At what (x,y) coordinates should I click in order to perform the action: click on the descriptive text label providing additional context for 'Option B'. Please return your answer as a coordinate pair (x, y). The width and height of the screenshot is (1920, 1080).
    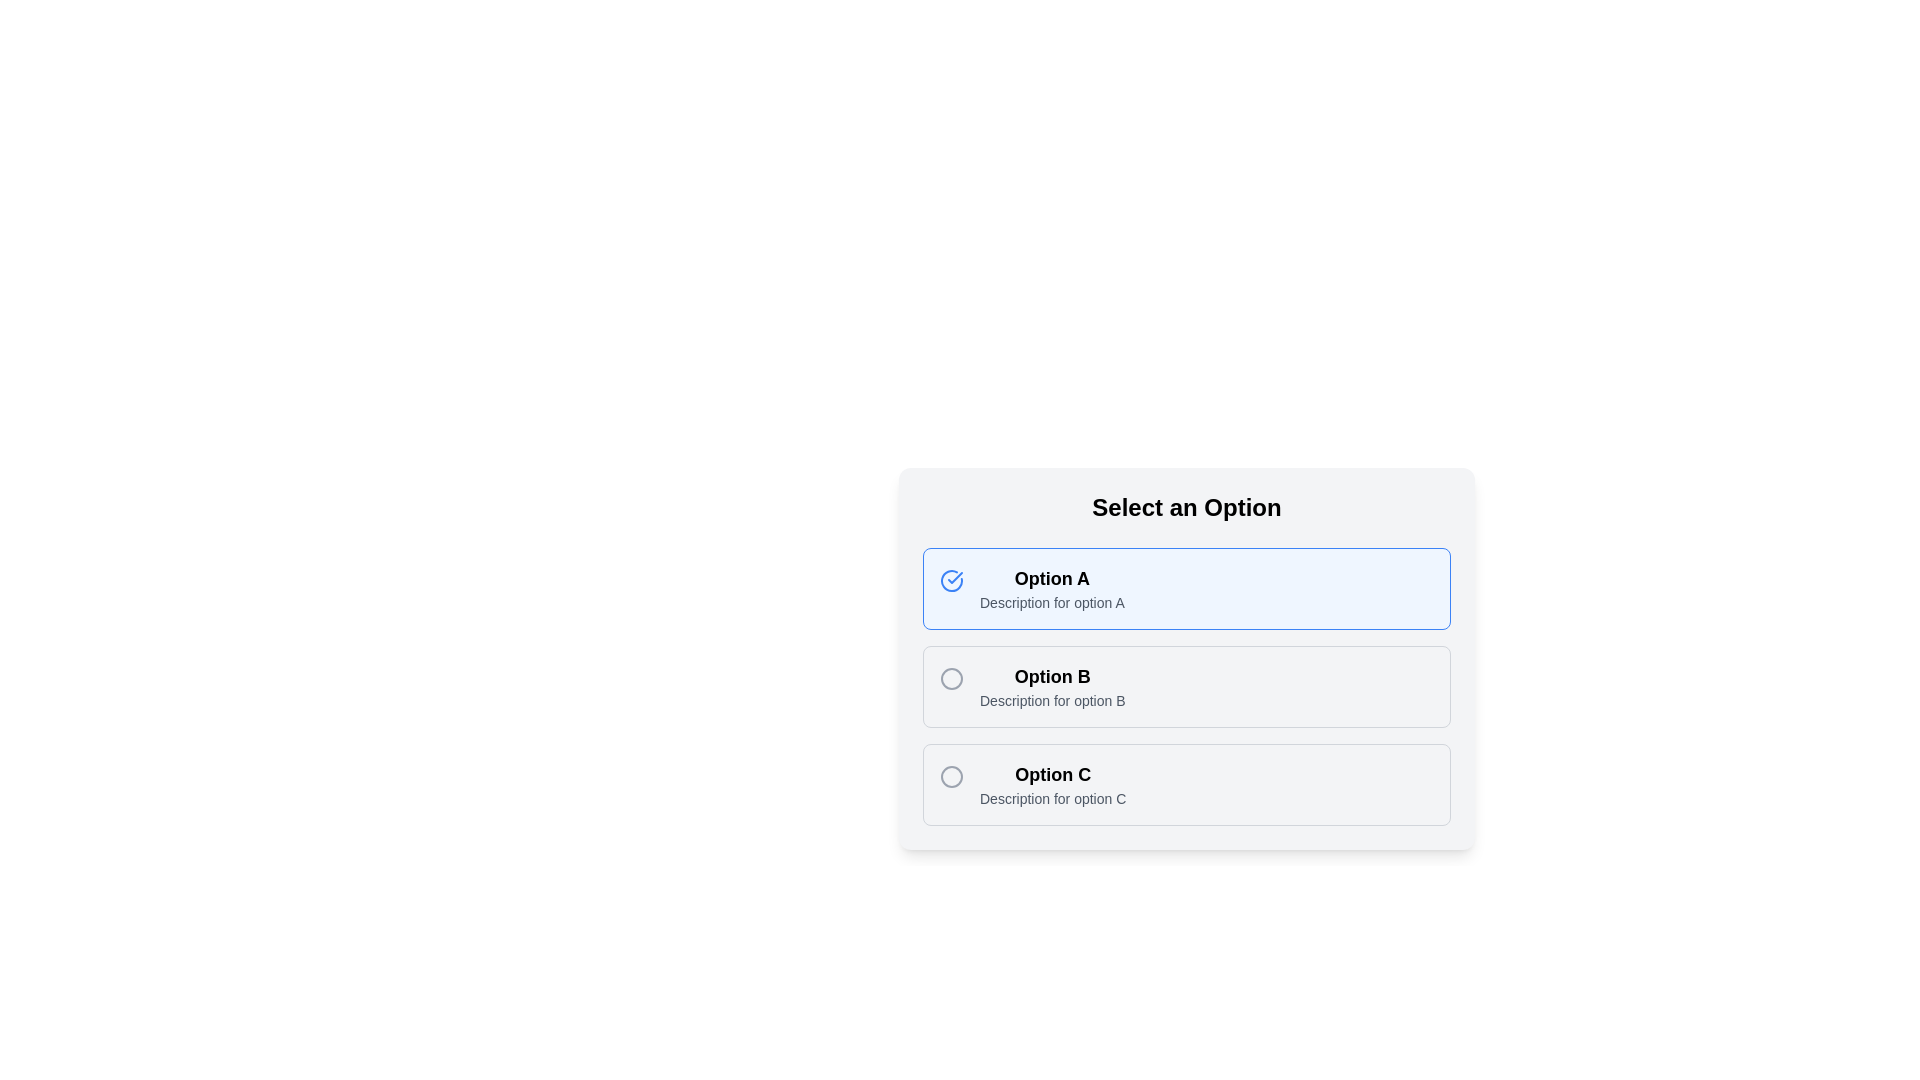
    Looking at the image, I should click on (1051, 700).